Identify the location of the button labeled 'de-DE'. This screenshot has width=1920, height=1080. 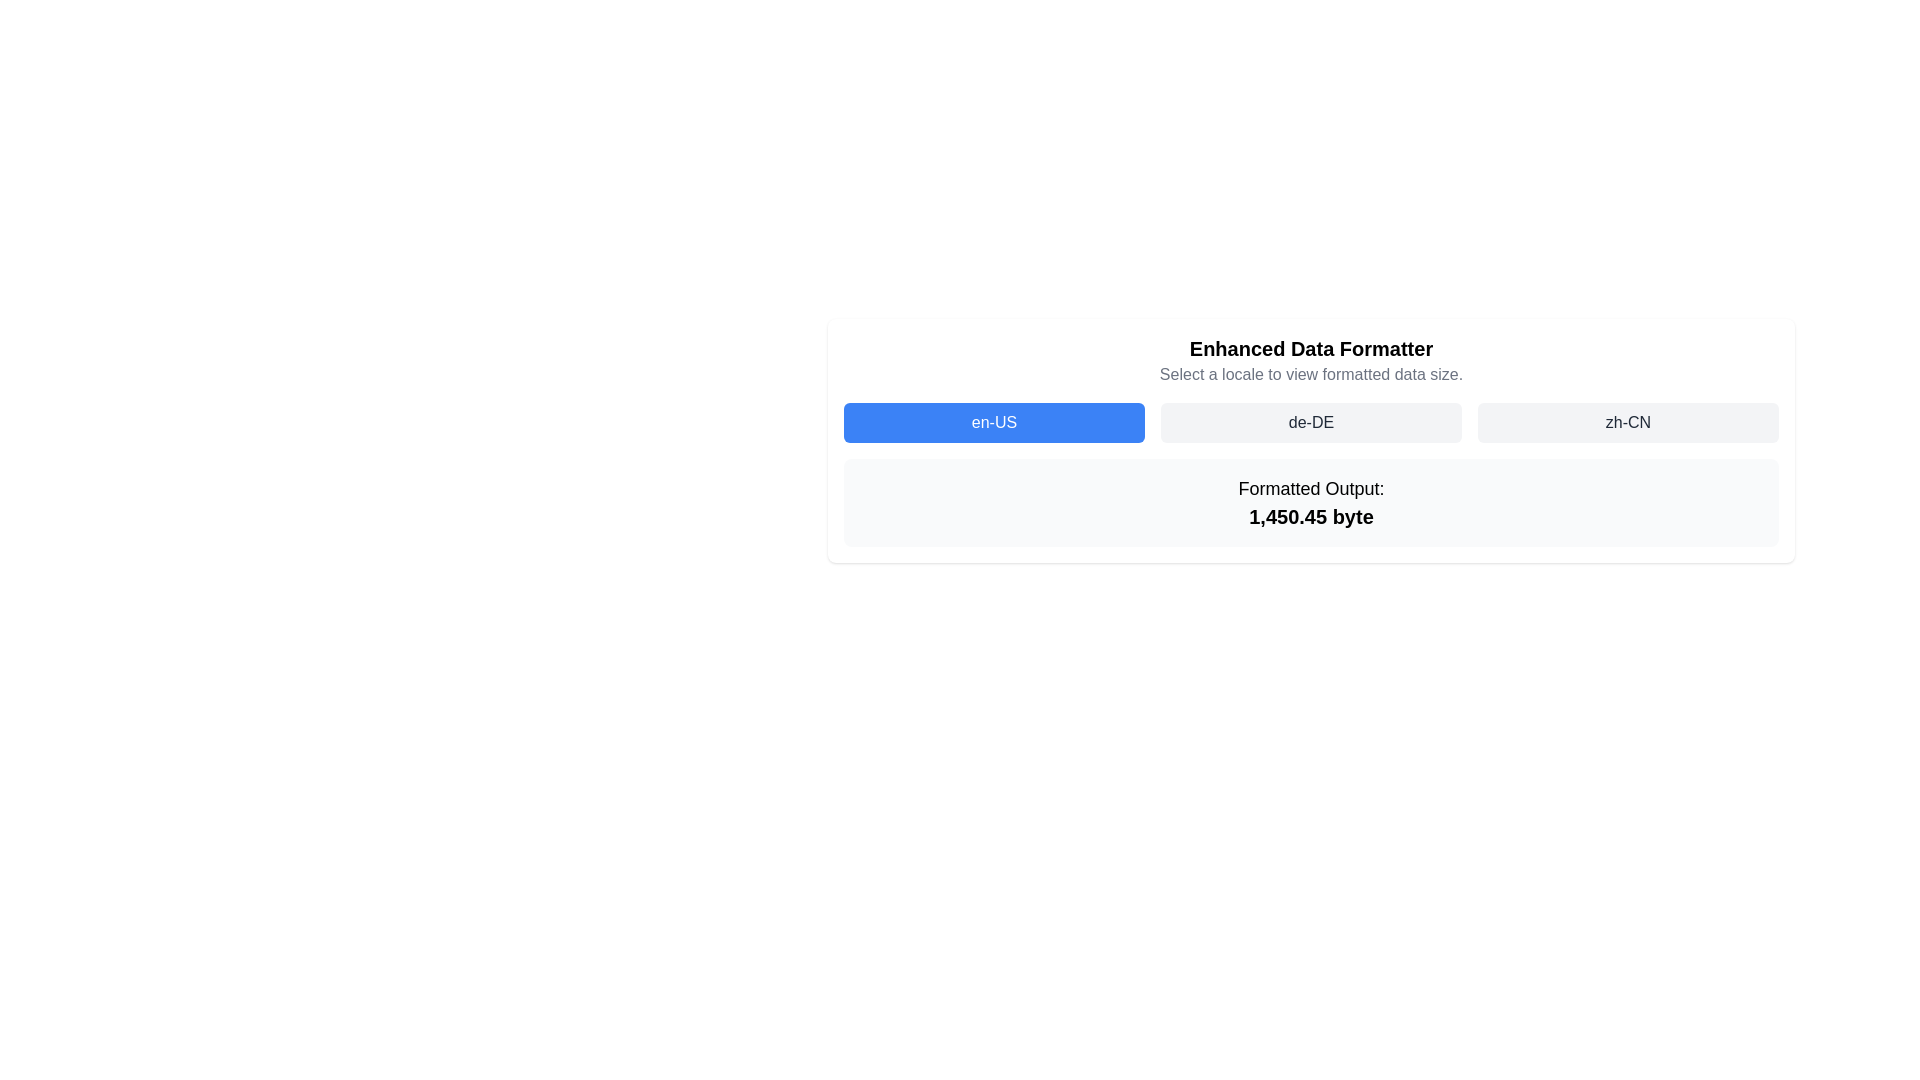
(1311, 422).